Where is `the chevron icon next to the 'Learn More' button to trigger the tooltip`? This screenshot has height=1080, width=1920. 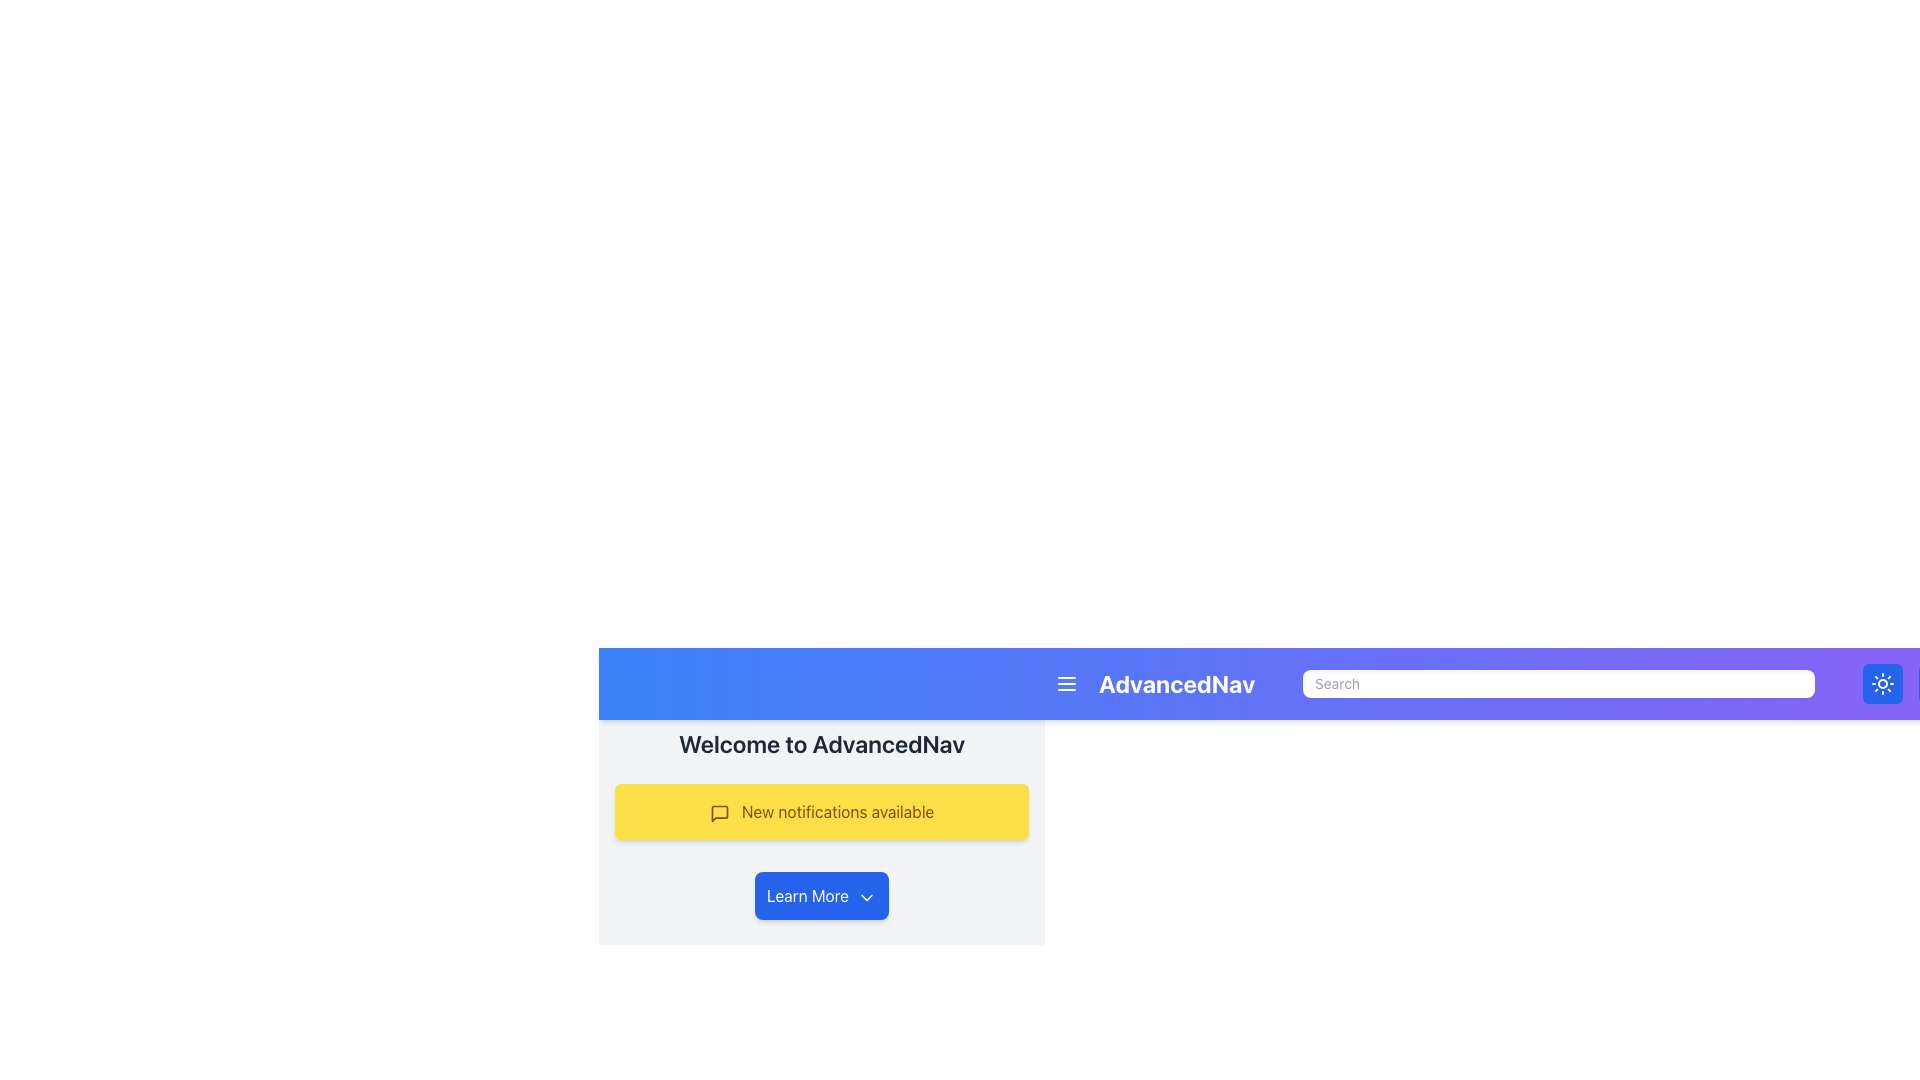 the chevron icon next to the 'Learn More' button to trigger the tooltip is located at coordinates (867, 896).